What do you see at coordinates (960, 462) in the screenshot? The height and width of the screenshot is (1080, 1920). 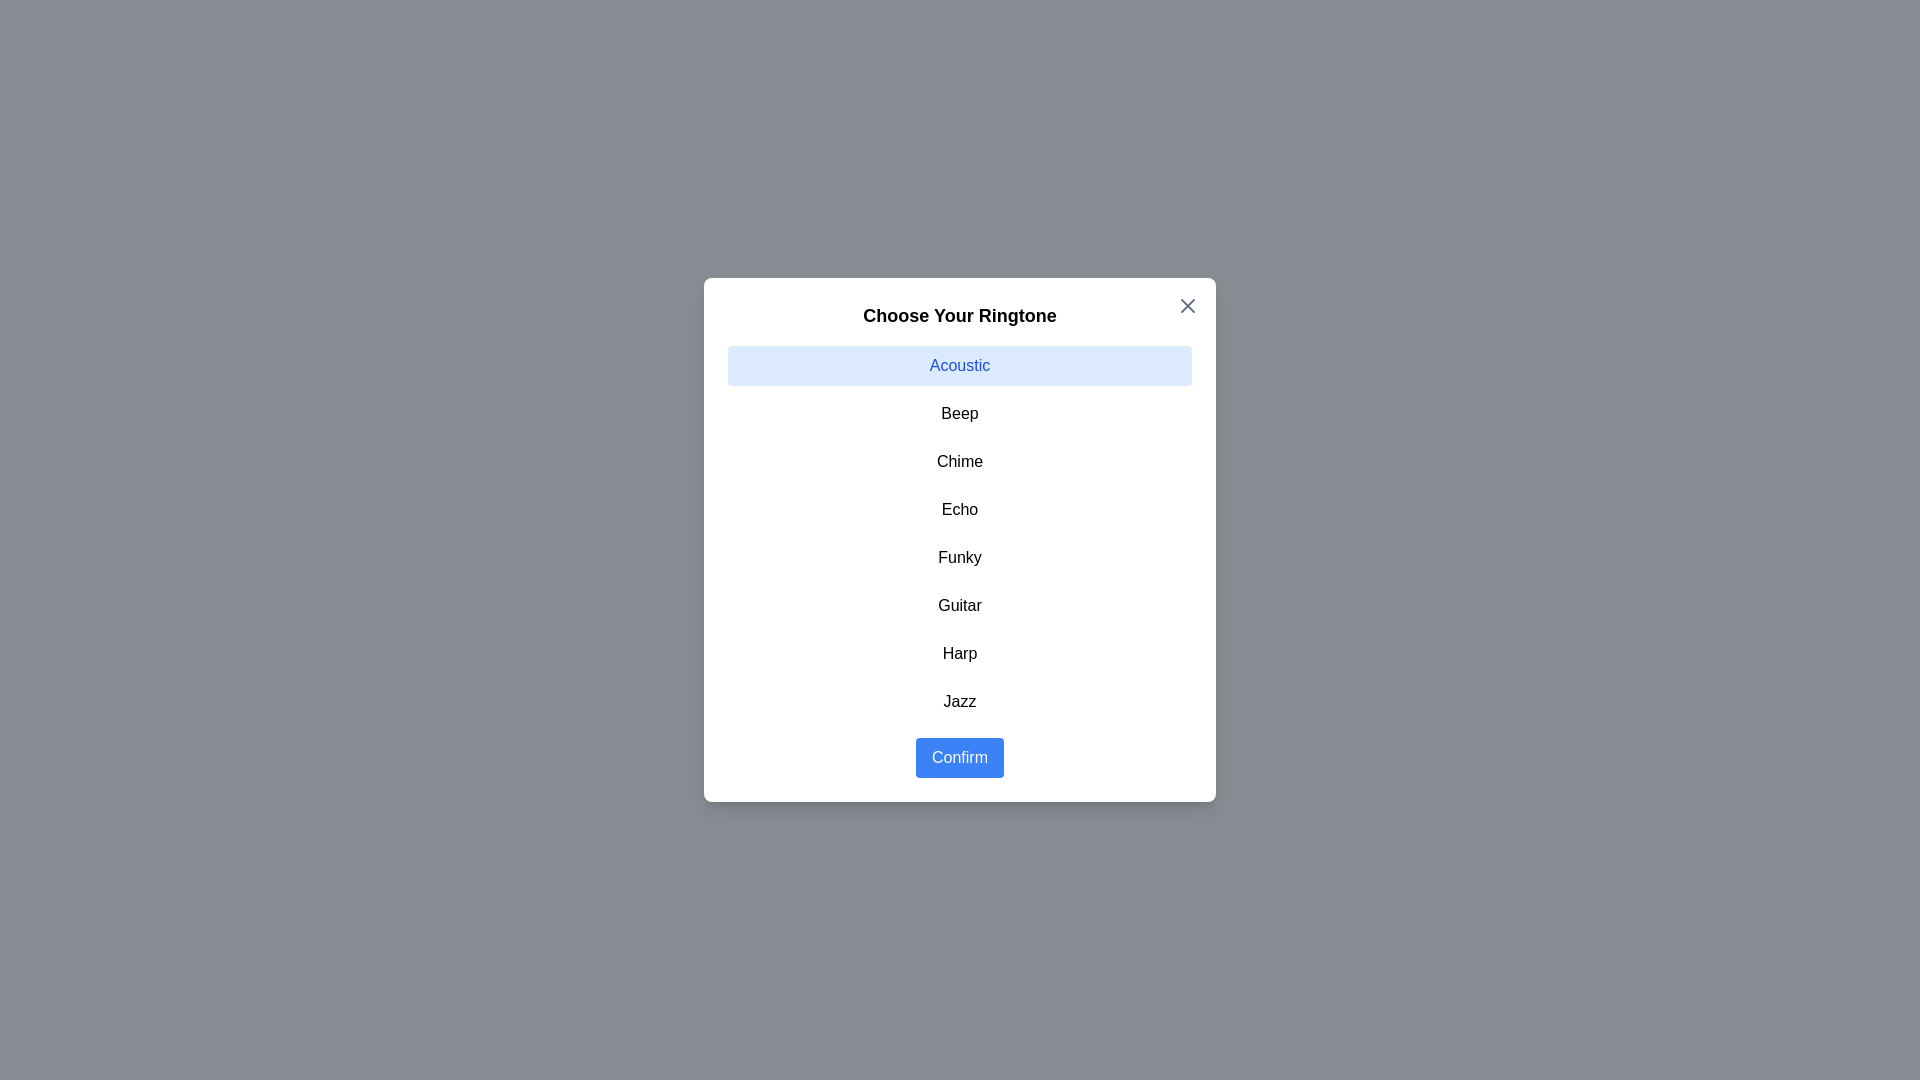 I see `the ringtone Chime from the list` at bounding box center [960, 462].